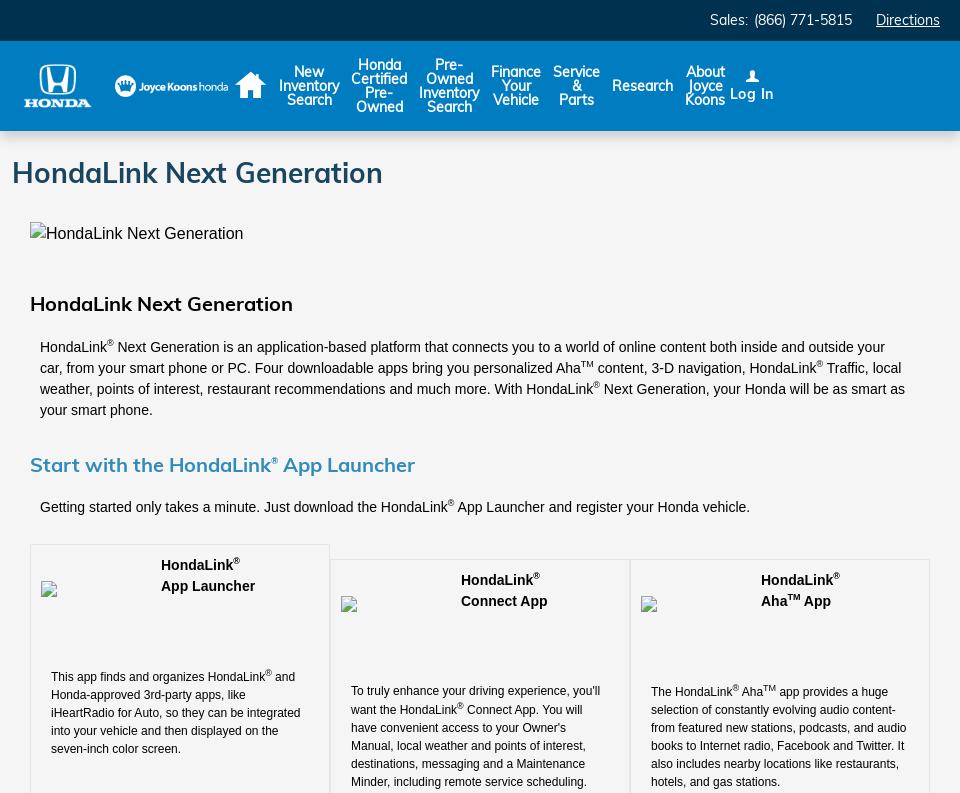 This screenshot has height=793, width=960. I want to click on '(866) 771-5815', so click(803, 18).